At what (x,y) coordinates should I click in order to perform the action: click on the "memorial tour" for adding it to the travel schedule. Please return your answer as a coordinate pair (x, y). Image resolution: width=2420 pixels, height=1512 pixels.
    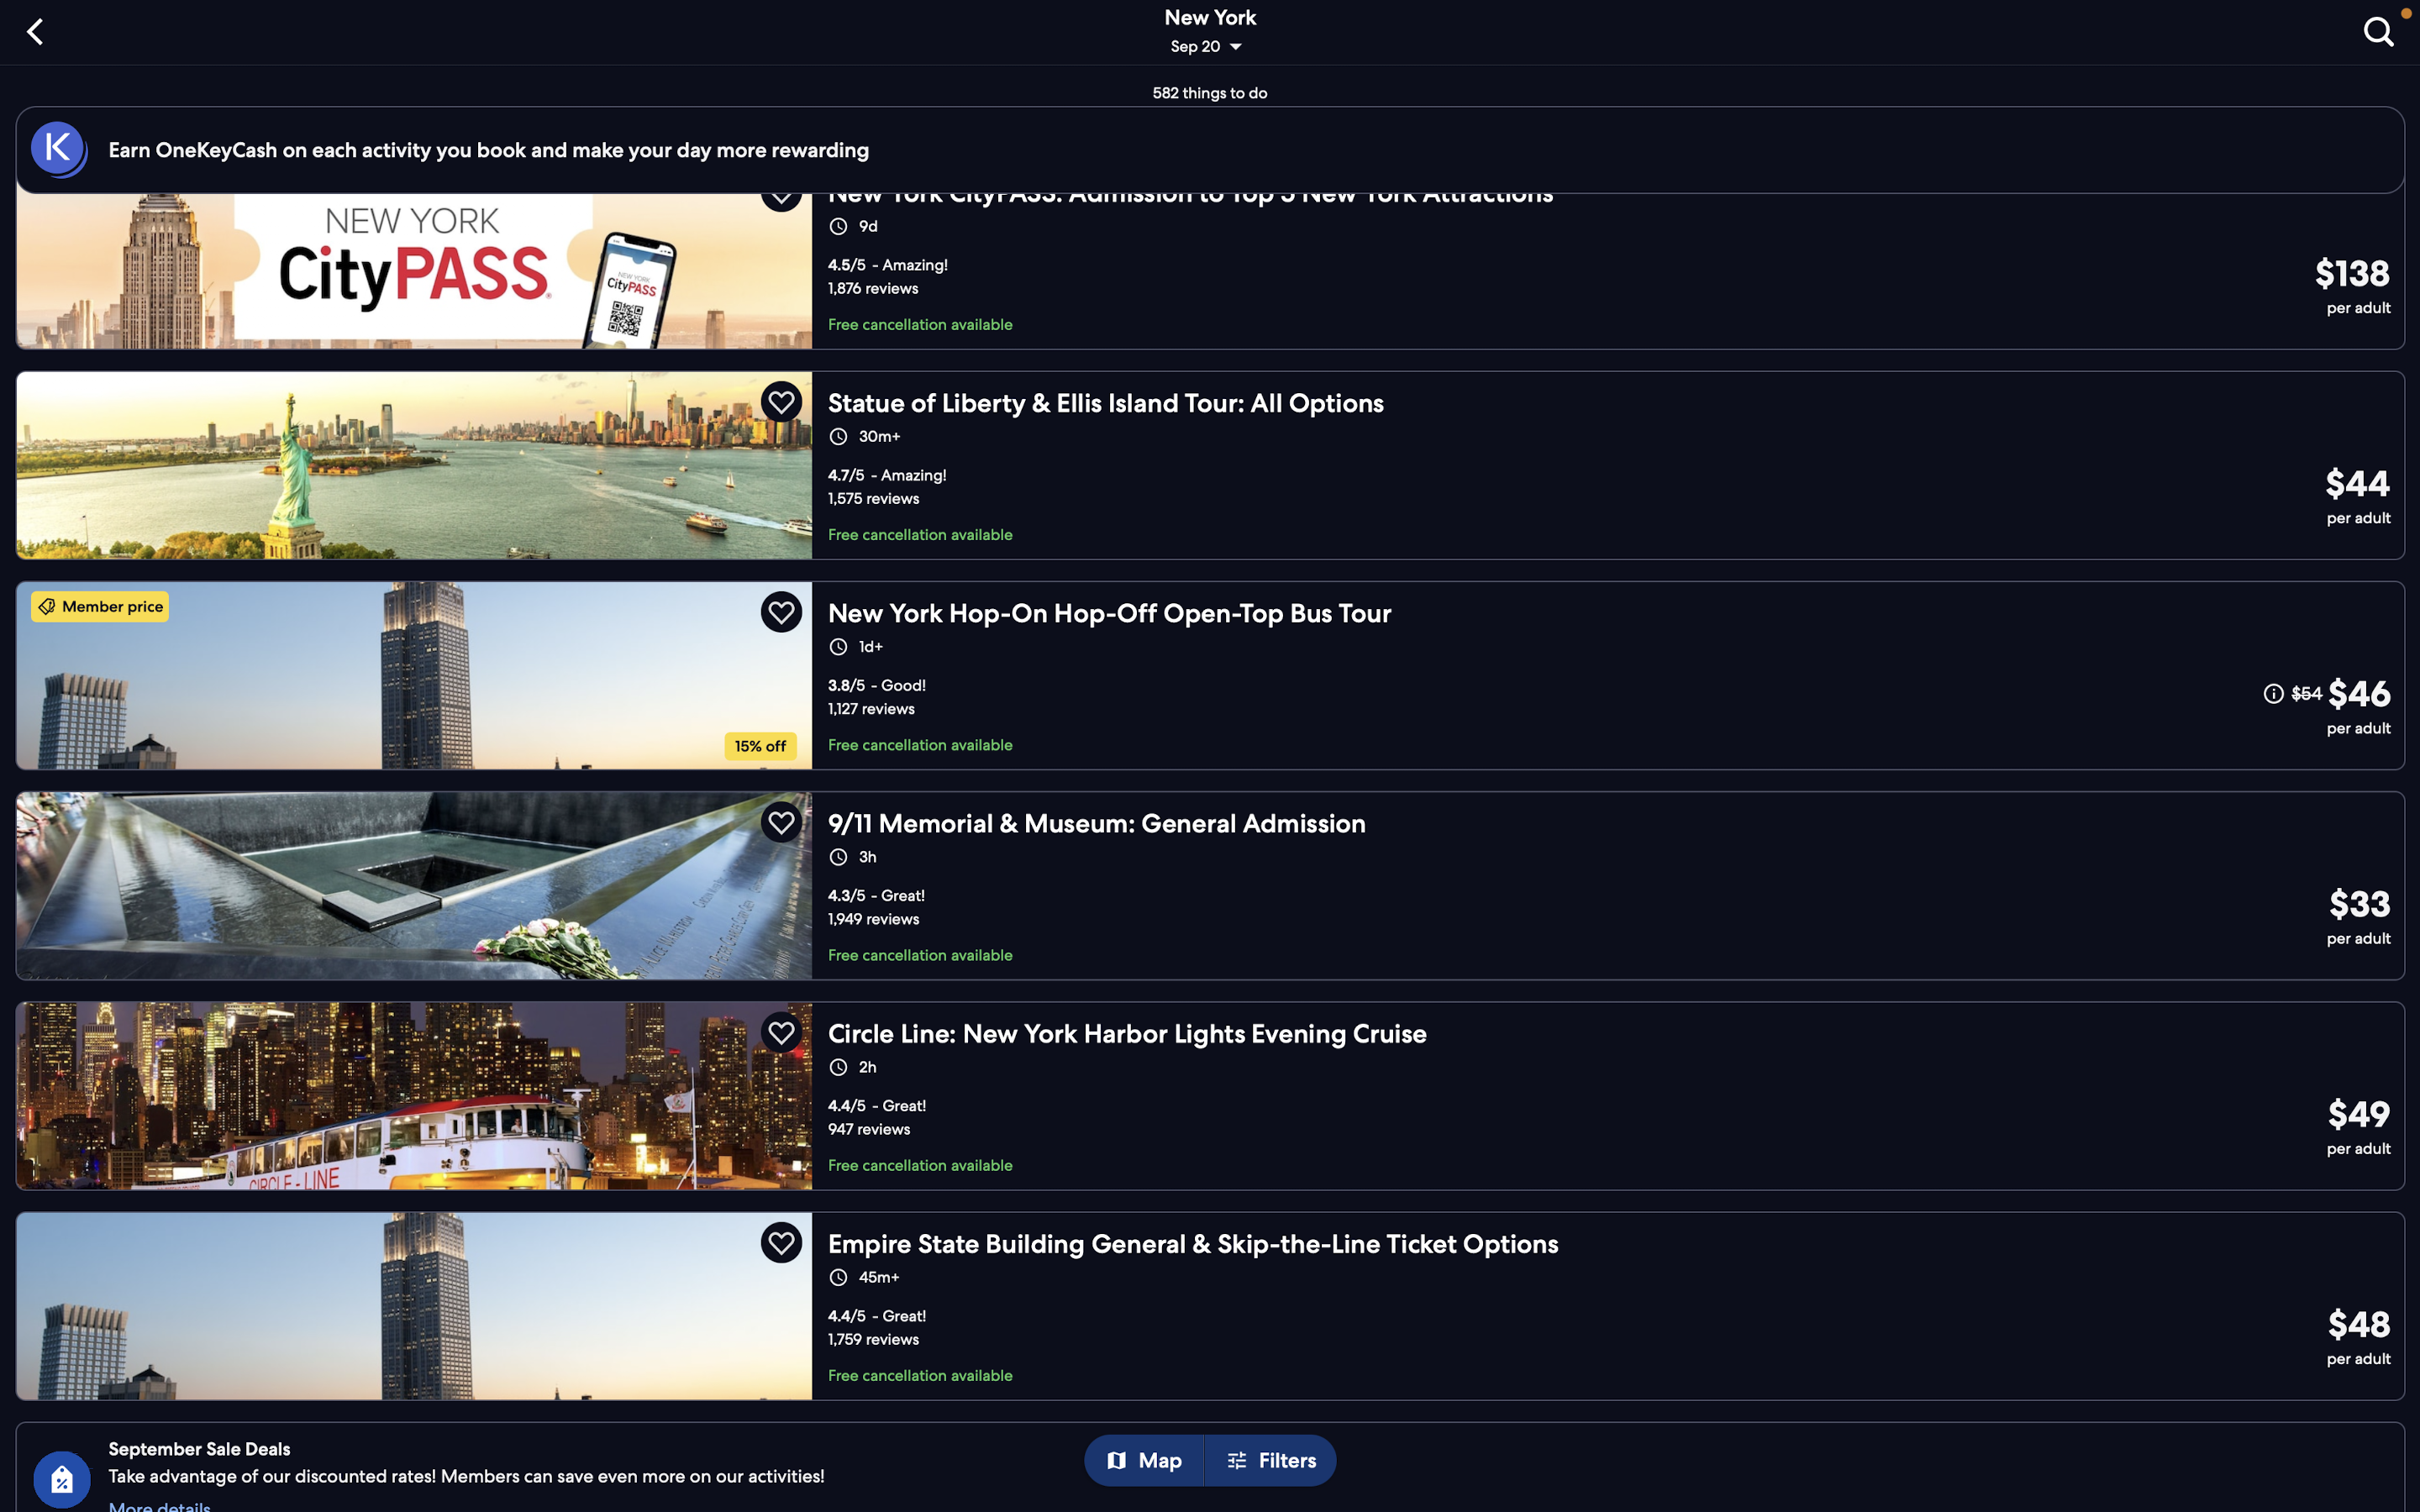
    Looking at the image, I should click on (1210, 884).